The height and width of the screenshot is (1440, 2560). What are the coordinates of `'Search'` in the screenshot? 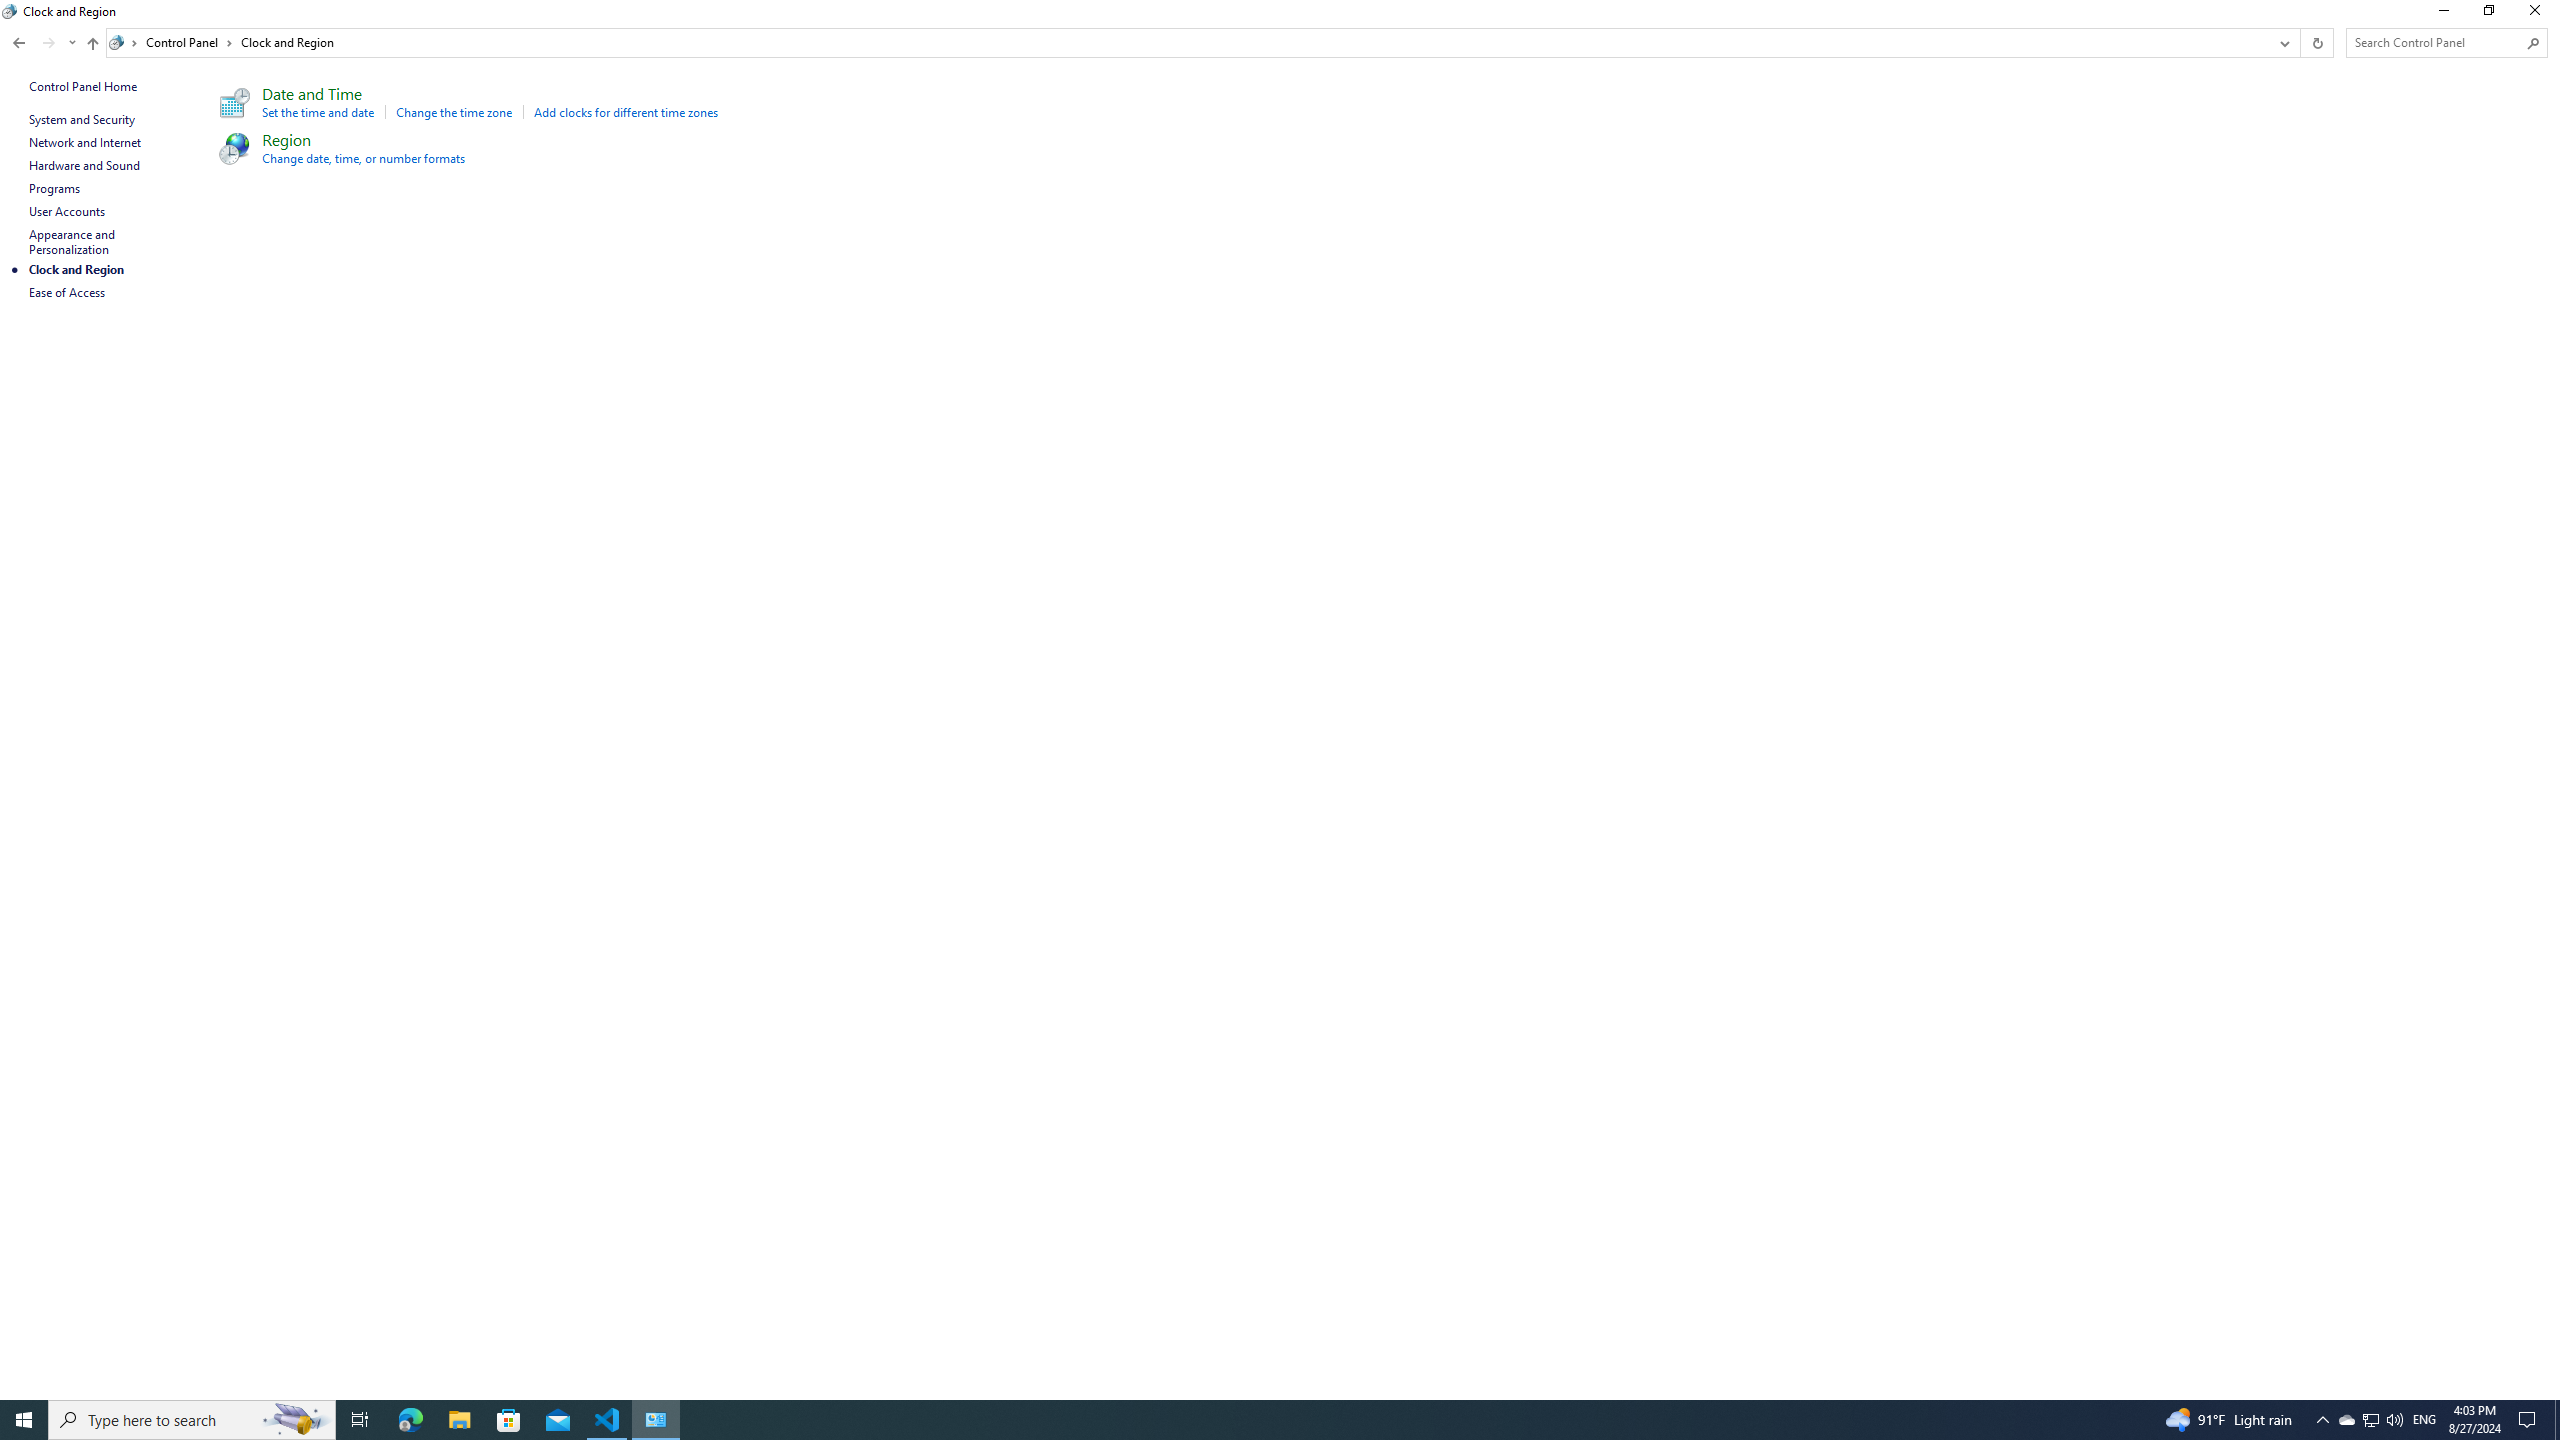 It's located at (2533, 42).